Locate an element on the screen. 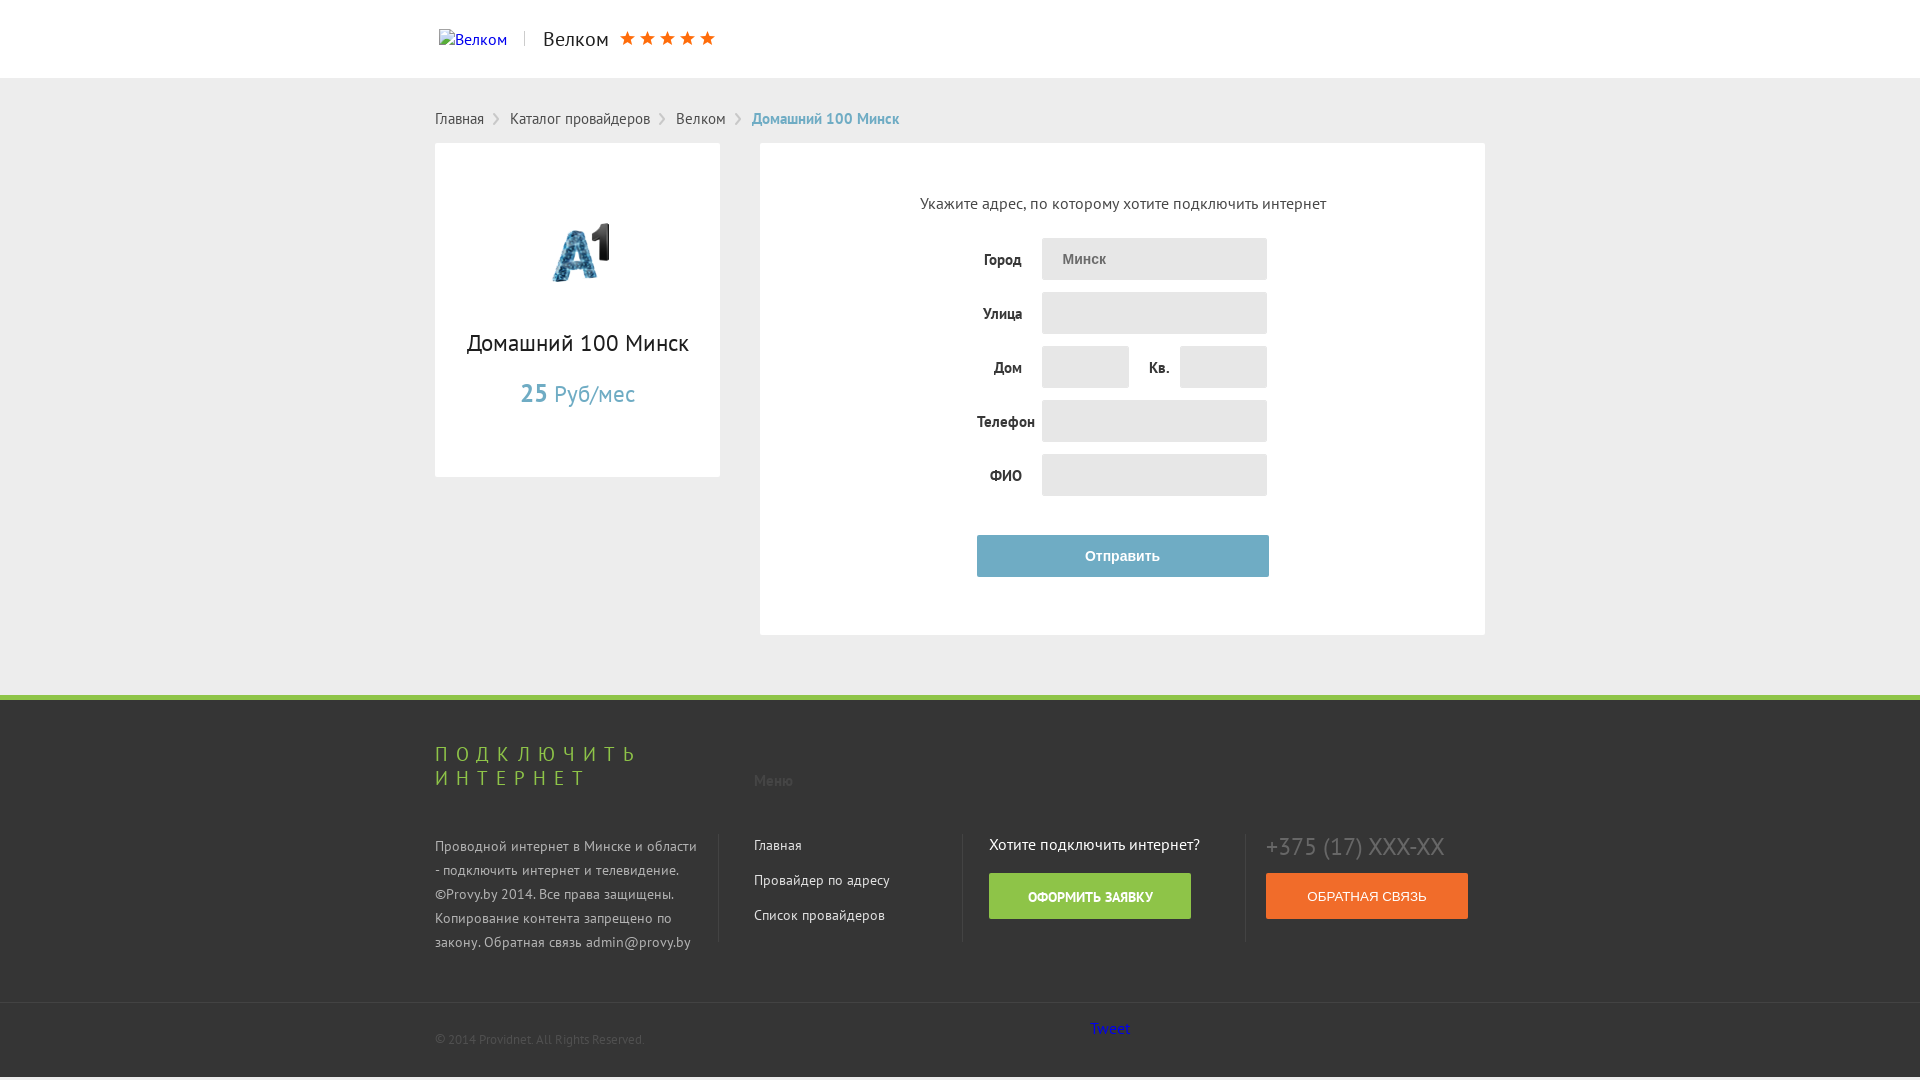  'Tweet' is located at coordinates (1108, 1028).